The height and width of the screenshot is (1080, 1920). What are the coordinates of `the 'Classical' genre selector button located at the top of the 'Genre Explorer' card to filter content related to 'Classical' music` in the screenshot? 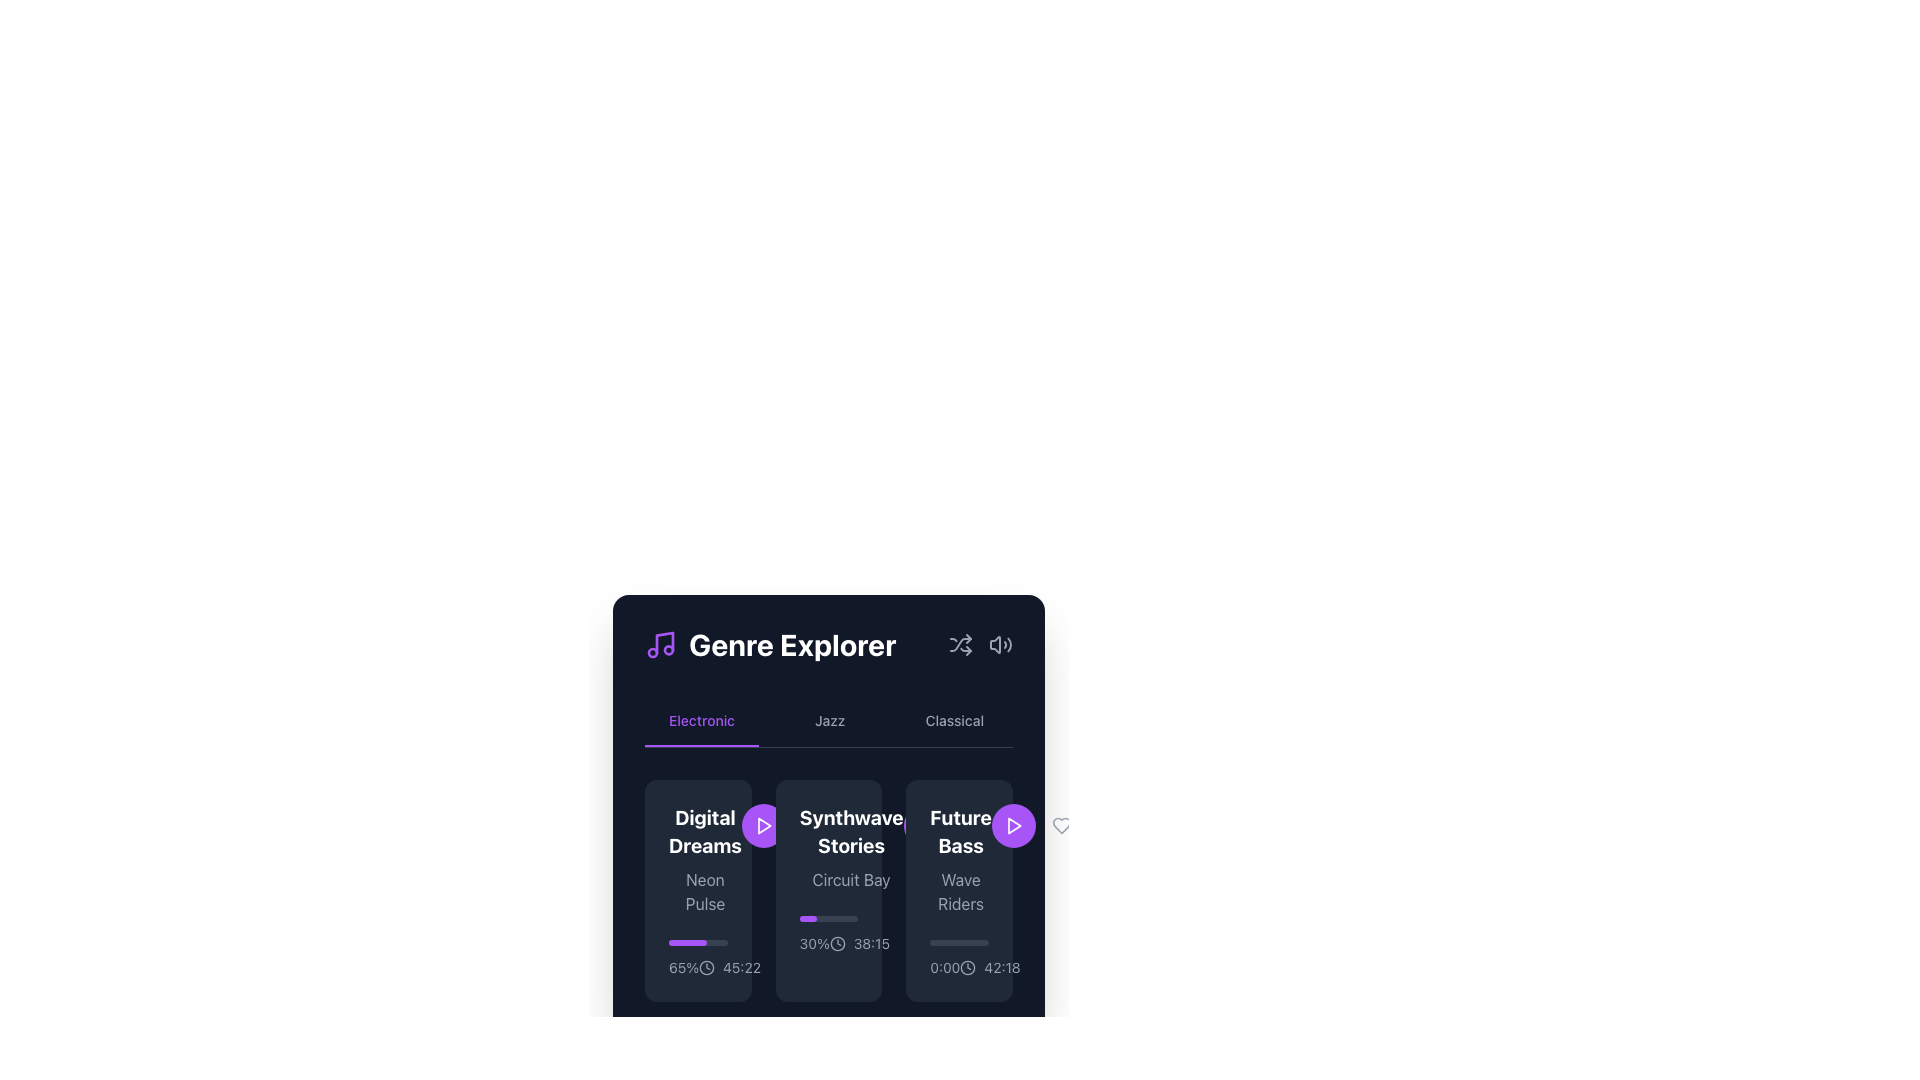 It's located at (953, 721).